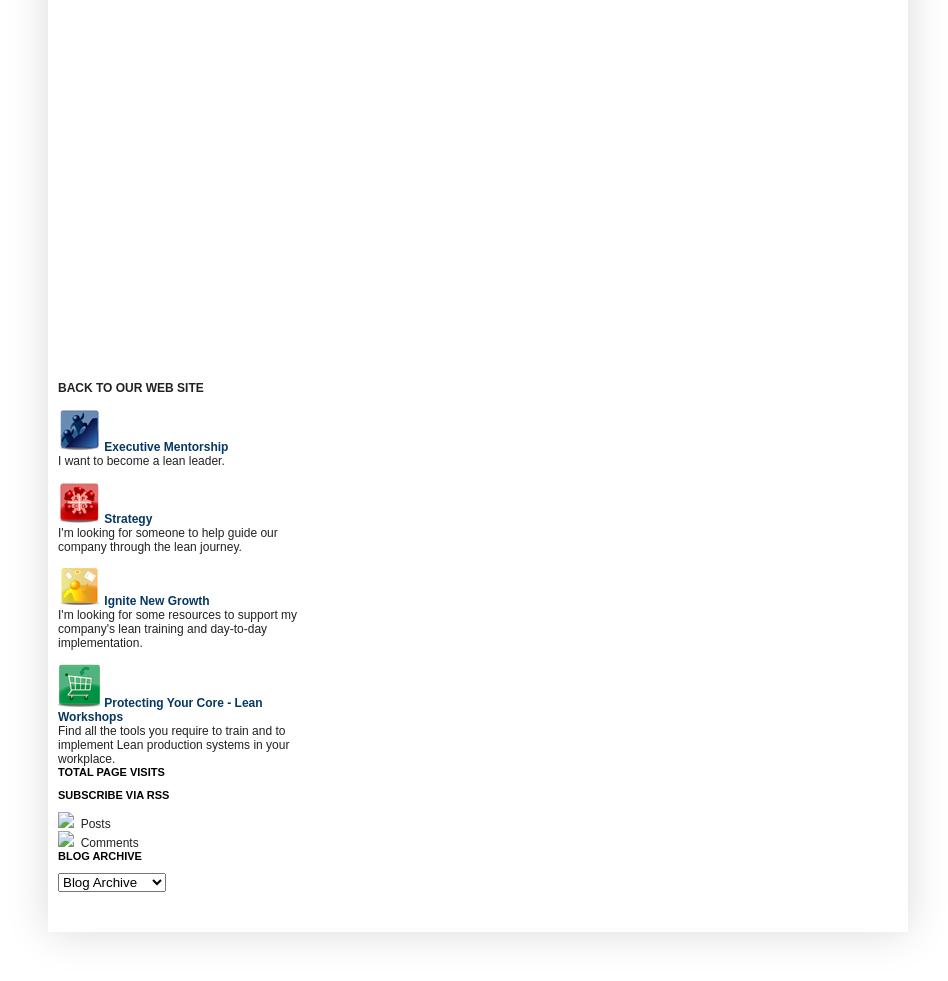  I want to click on 'Comments', so click(107, 842).